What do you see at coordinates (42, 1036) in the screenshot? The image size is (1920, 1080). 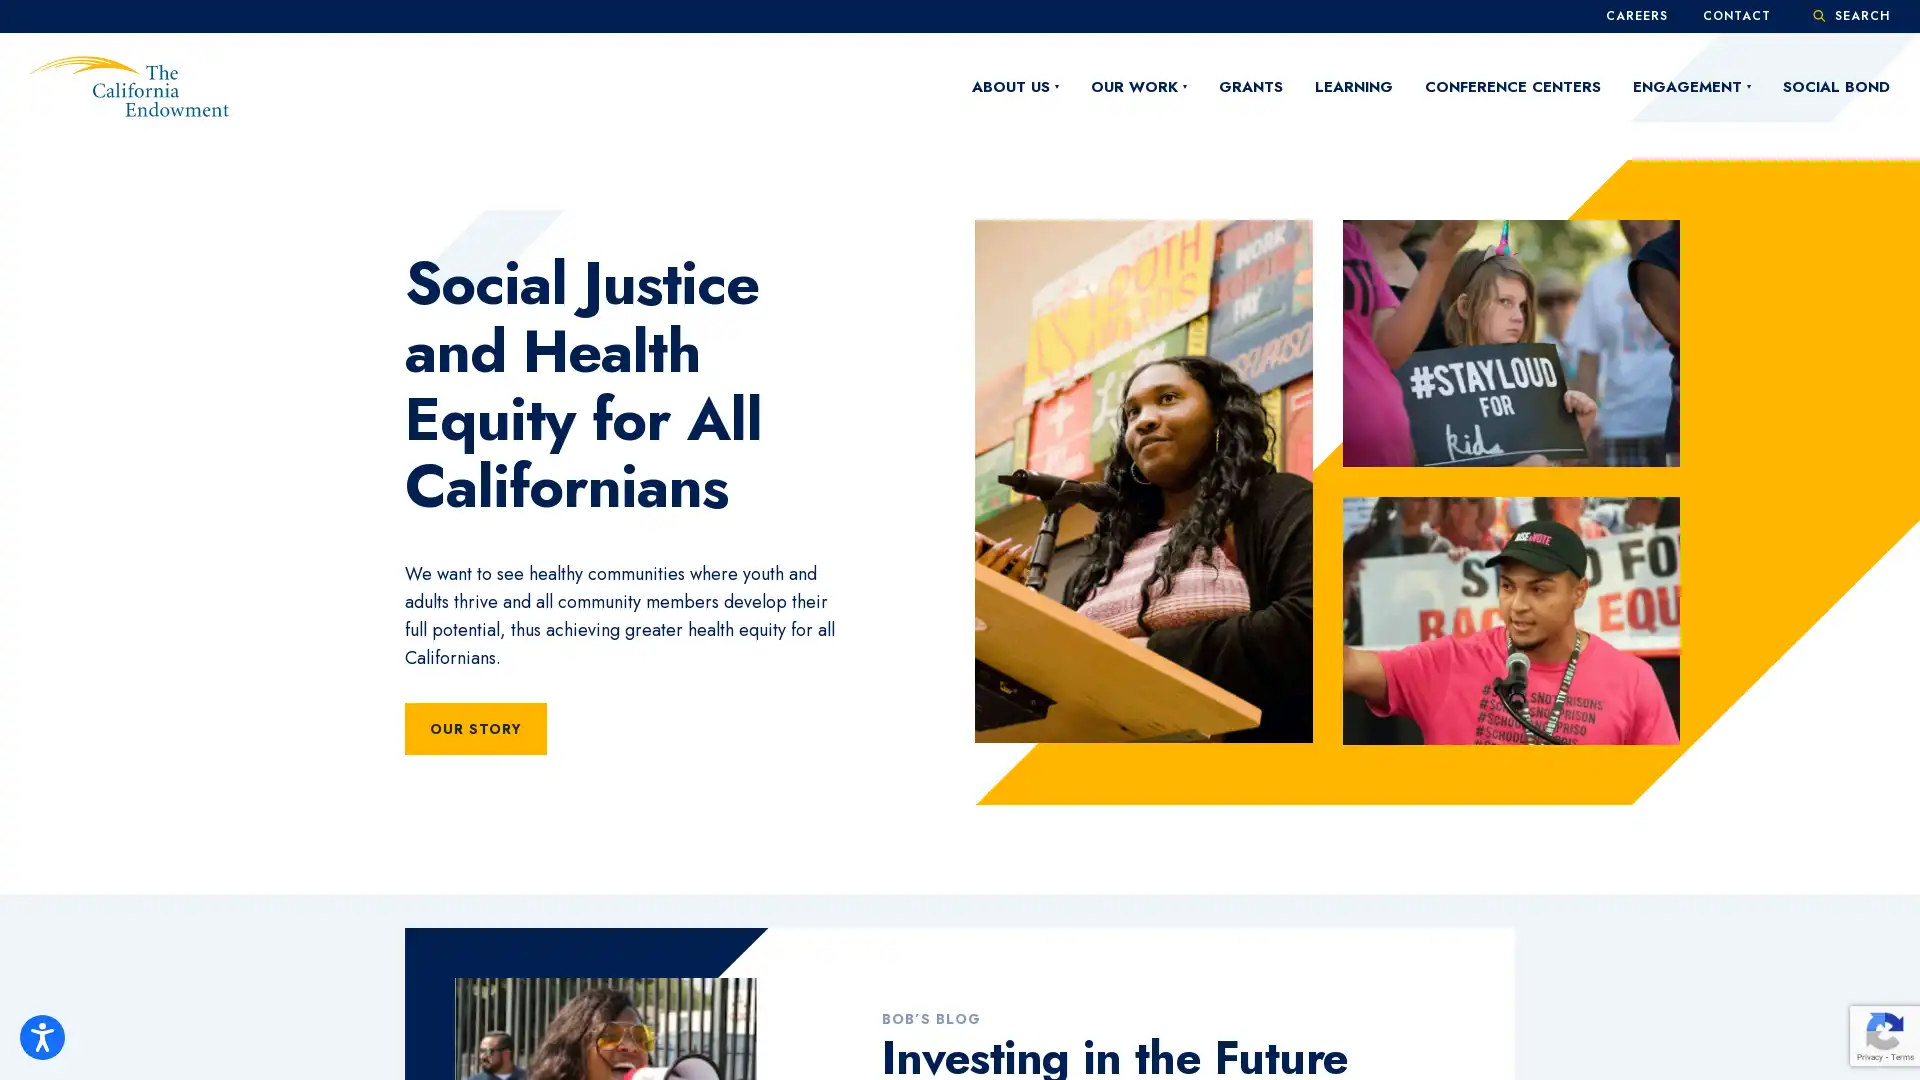 I see `Open accessibility options, statement and help` at bounding box center [42, 1036].